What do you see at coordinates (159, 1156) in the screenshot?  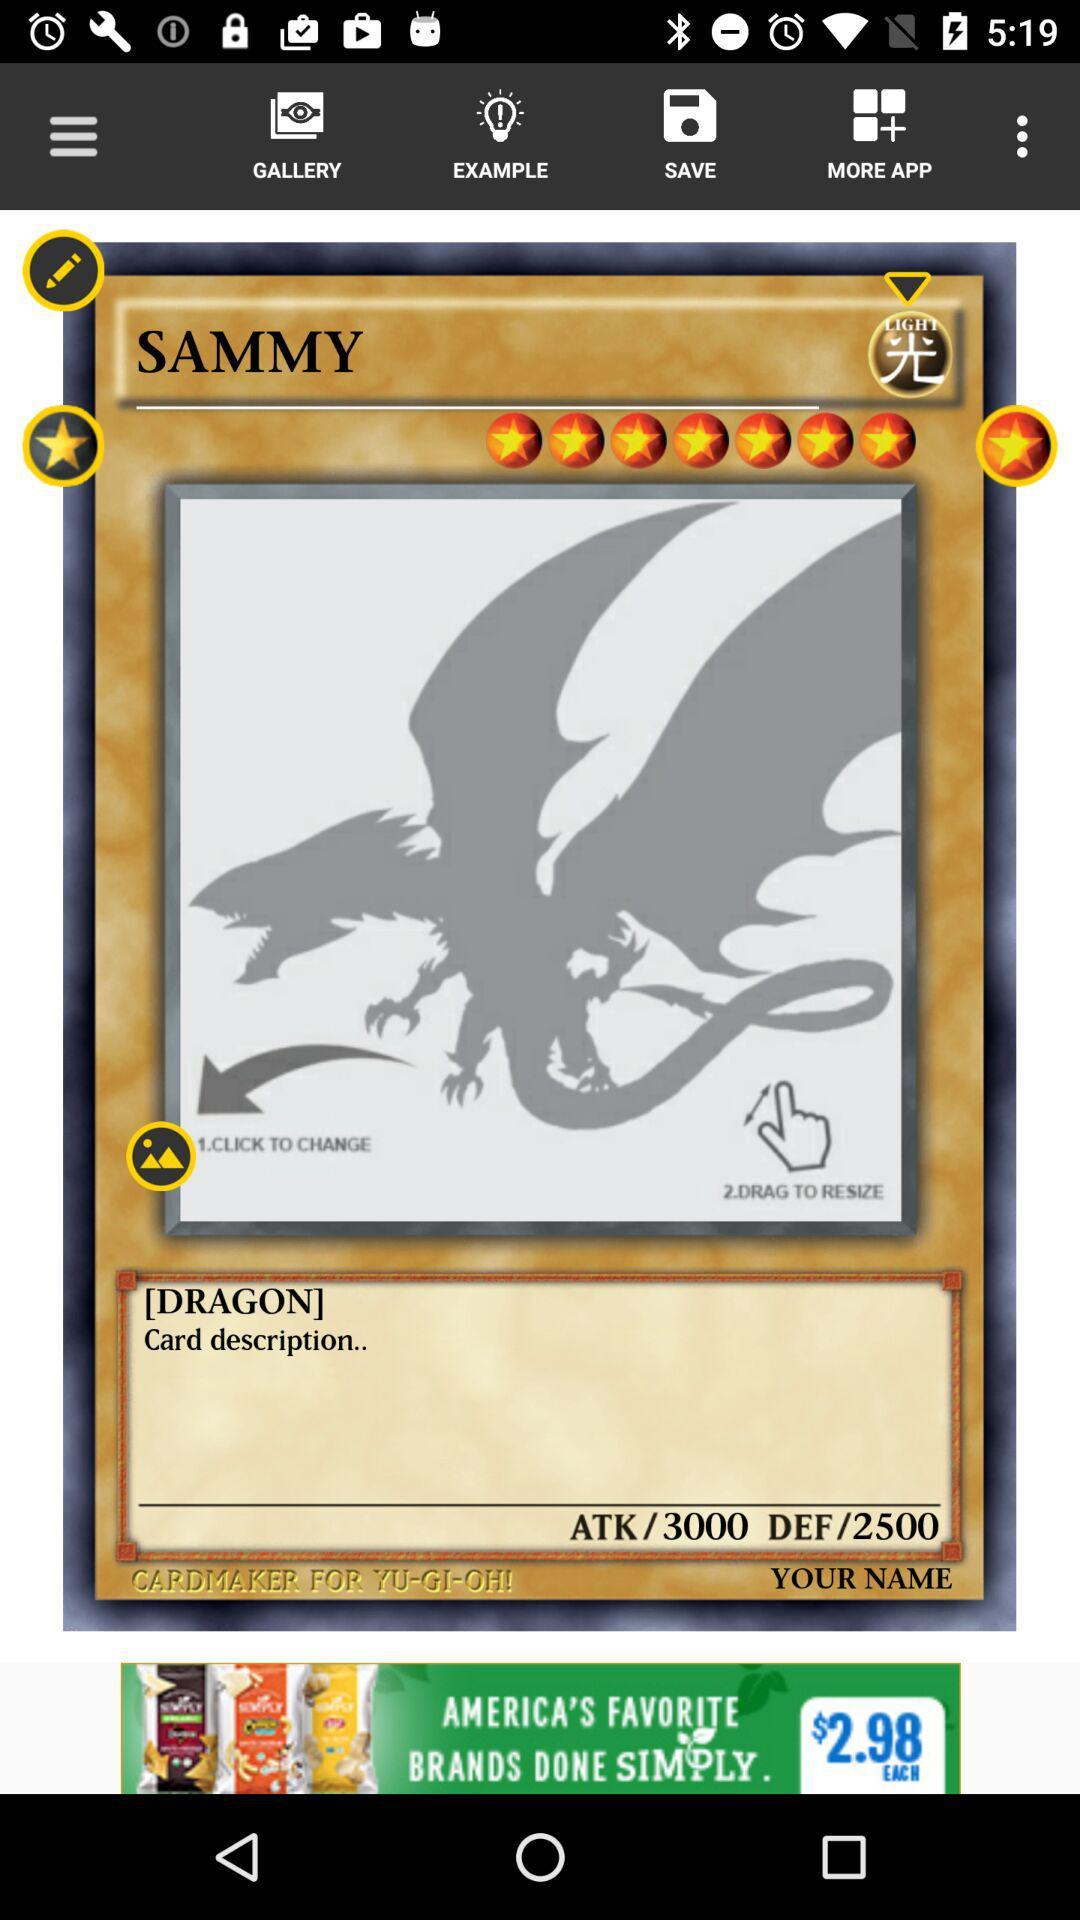 I see `game page` at bounding box center [159, 1156].